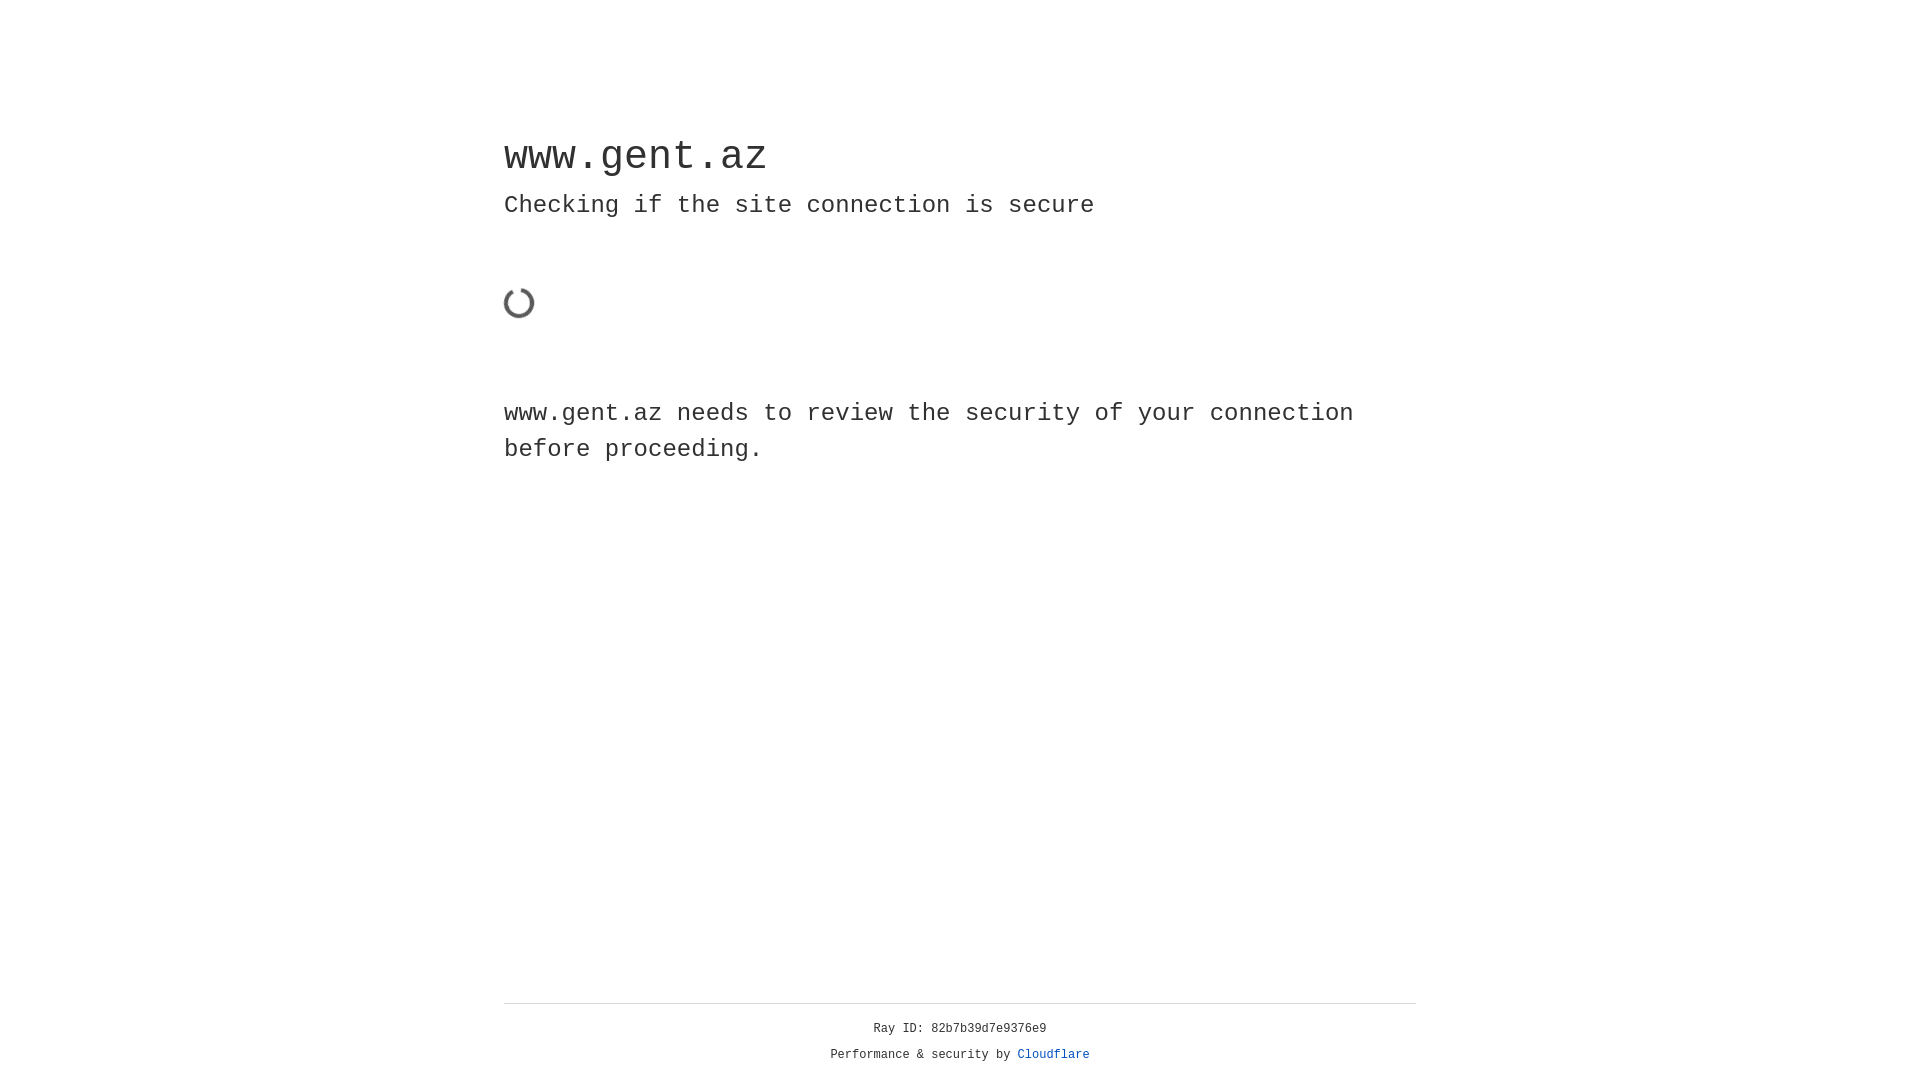  What do you see at coordinates (1053, 1054) in the screenshot?
I see `'Cloudflare'` at bounding box center [1053, 1054].